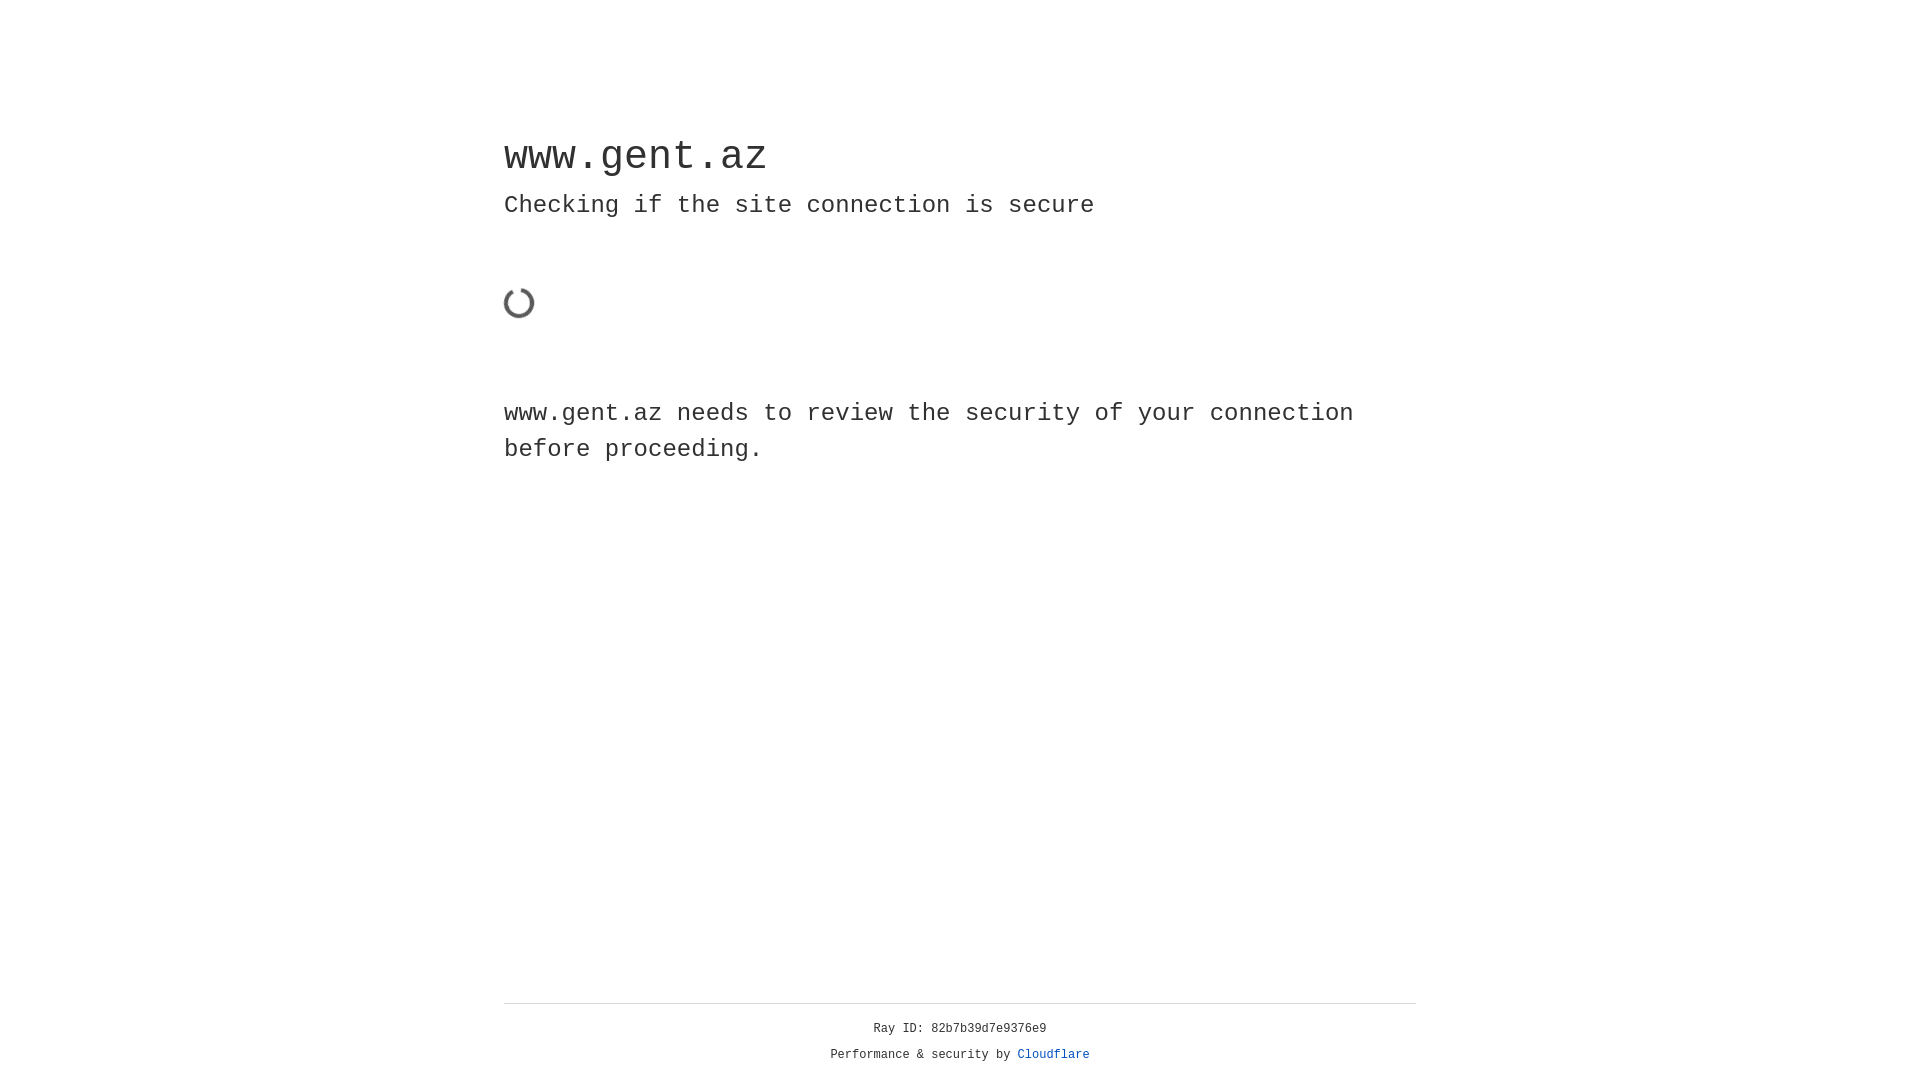  What do you see at coordinates (1053, 1054) in the screenshot?
I see `'Cloudflare'` at bounding box center [1053, 1054].